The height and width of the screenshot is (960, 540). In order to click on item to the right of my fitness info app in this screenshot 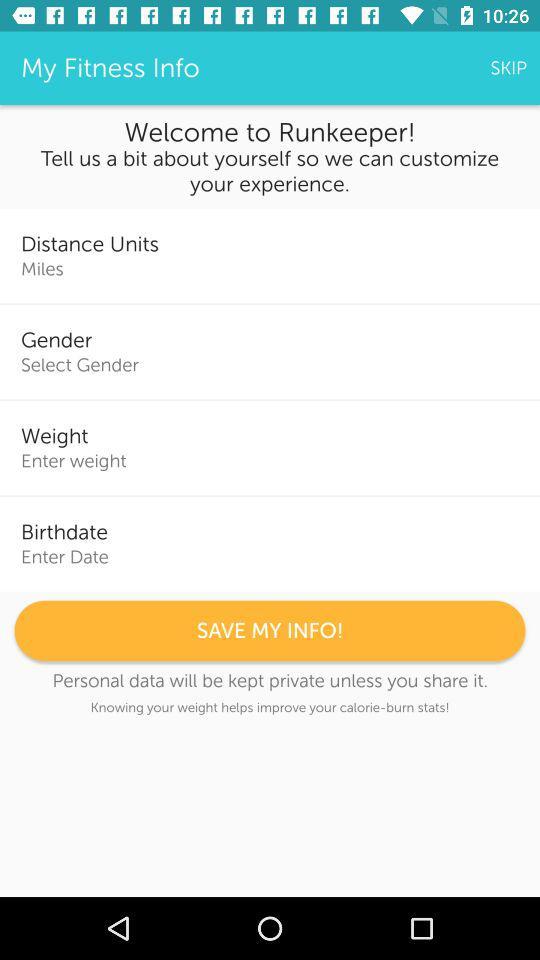, I will do `click(508, 68)`.